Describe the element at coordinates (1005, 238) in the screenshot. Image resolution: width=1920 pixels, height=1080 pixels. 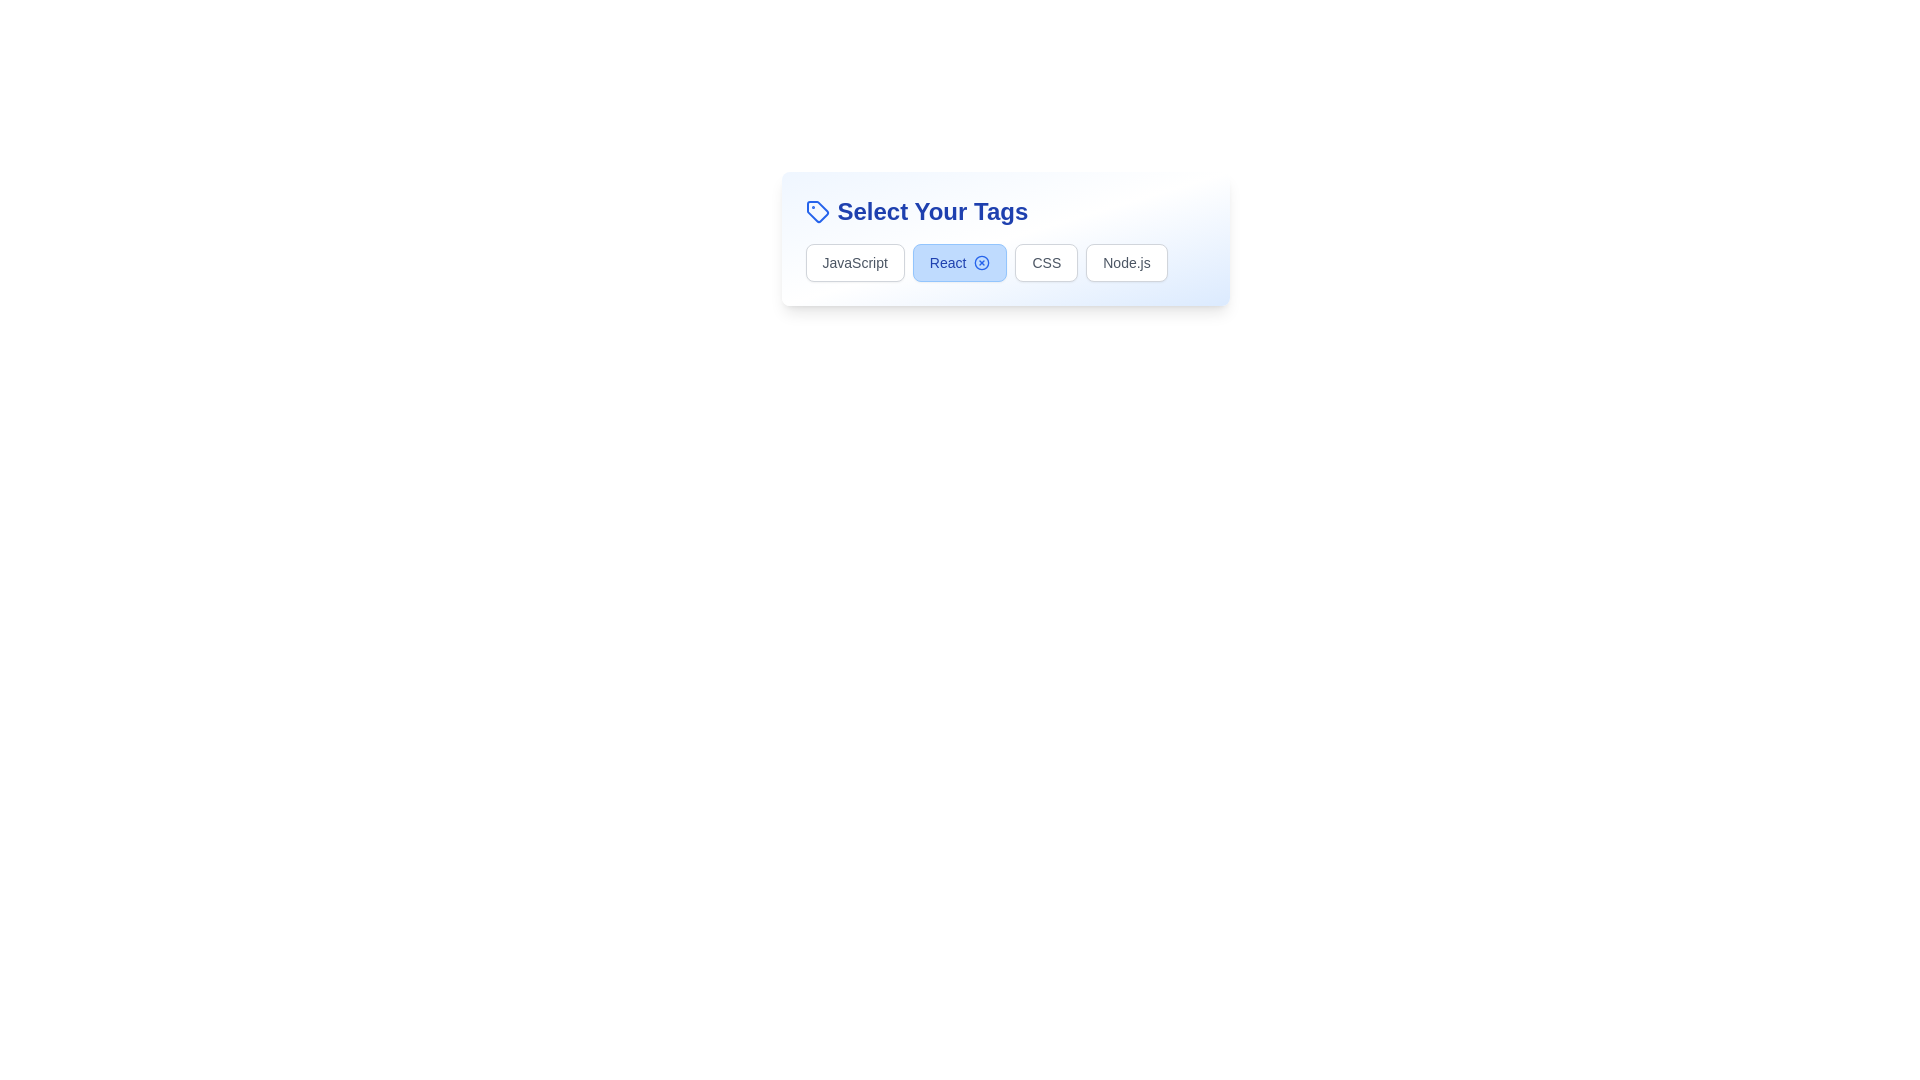
I see `the 'React' tag button with a blue background and rounded borders` at that location.